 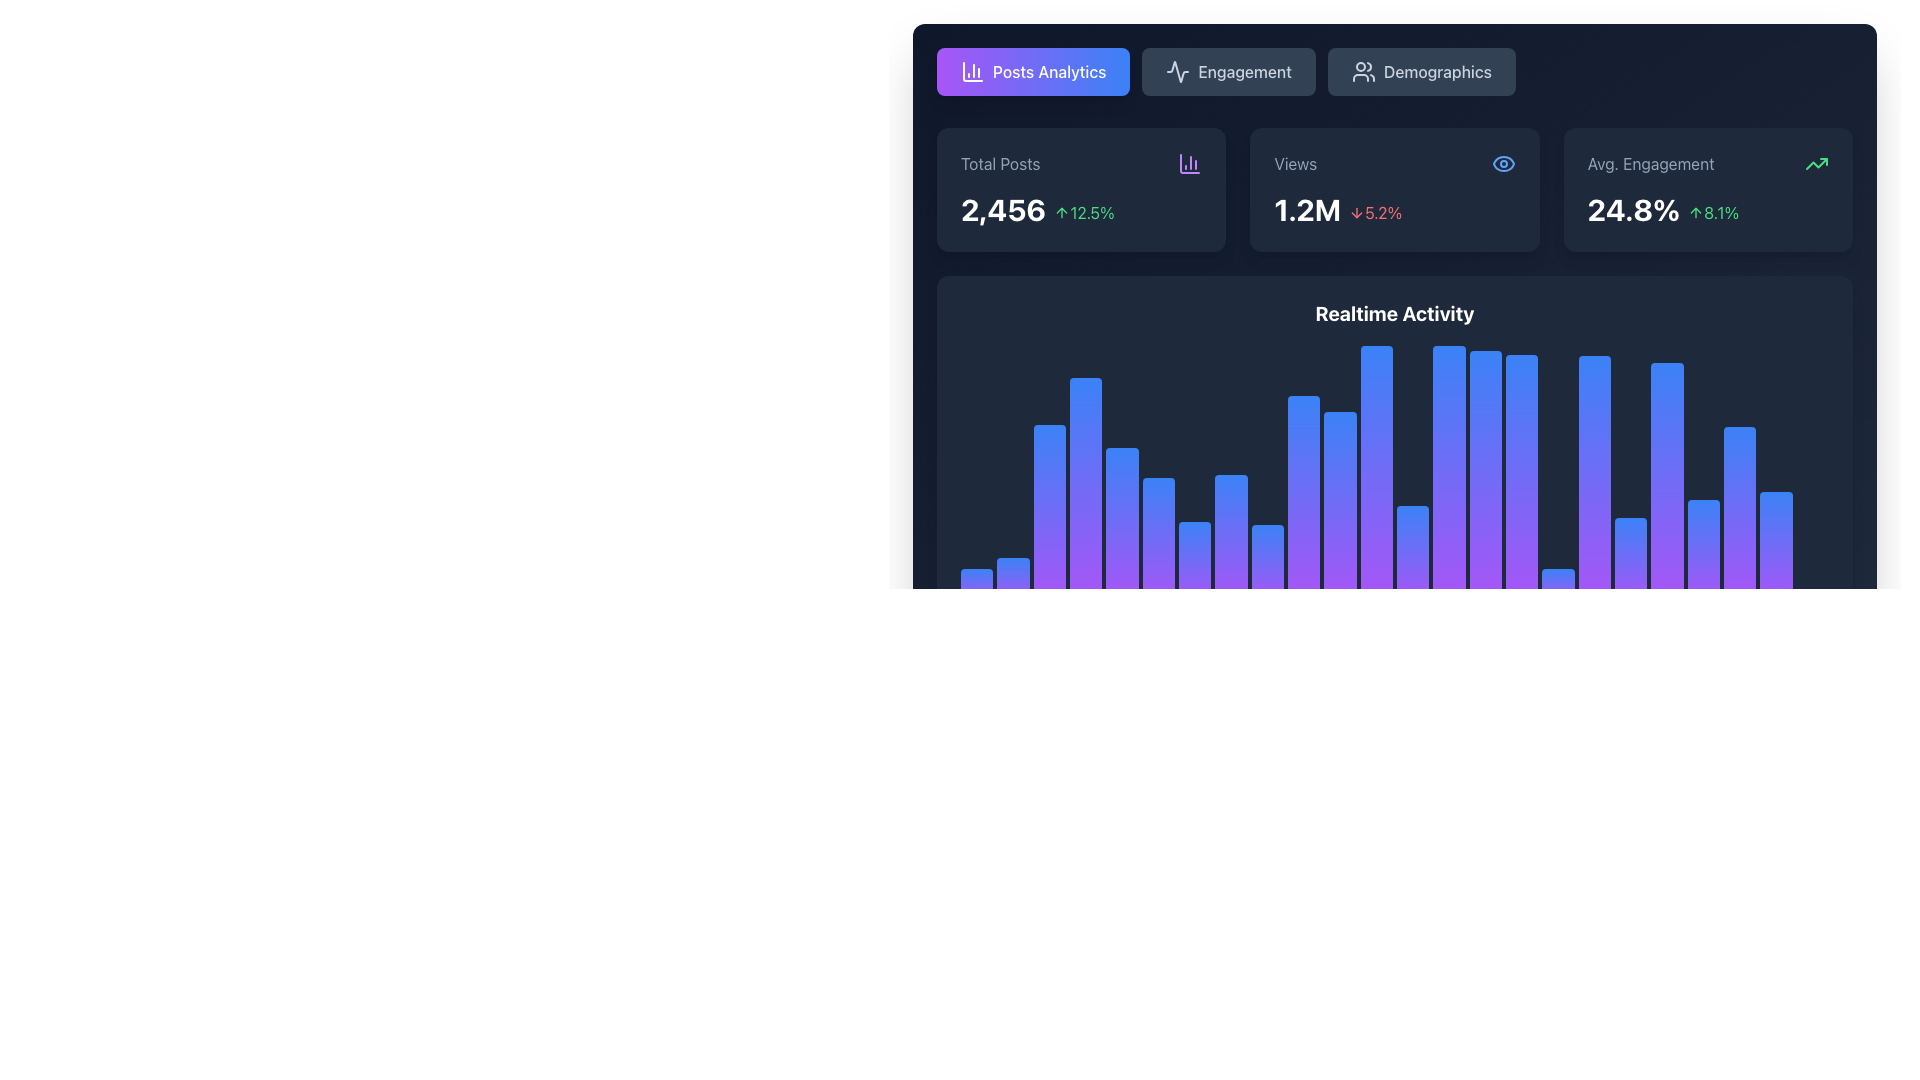 I want to click on the line graph icon with an upward trend, which is located in the top-right corner of the panel and represented by a zigzag line highlighted in green, so click(x=1817, y=163).